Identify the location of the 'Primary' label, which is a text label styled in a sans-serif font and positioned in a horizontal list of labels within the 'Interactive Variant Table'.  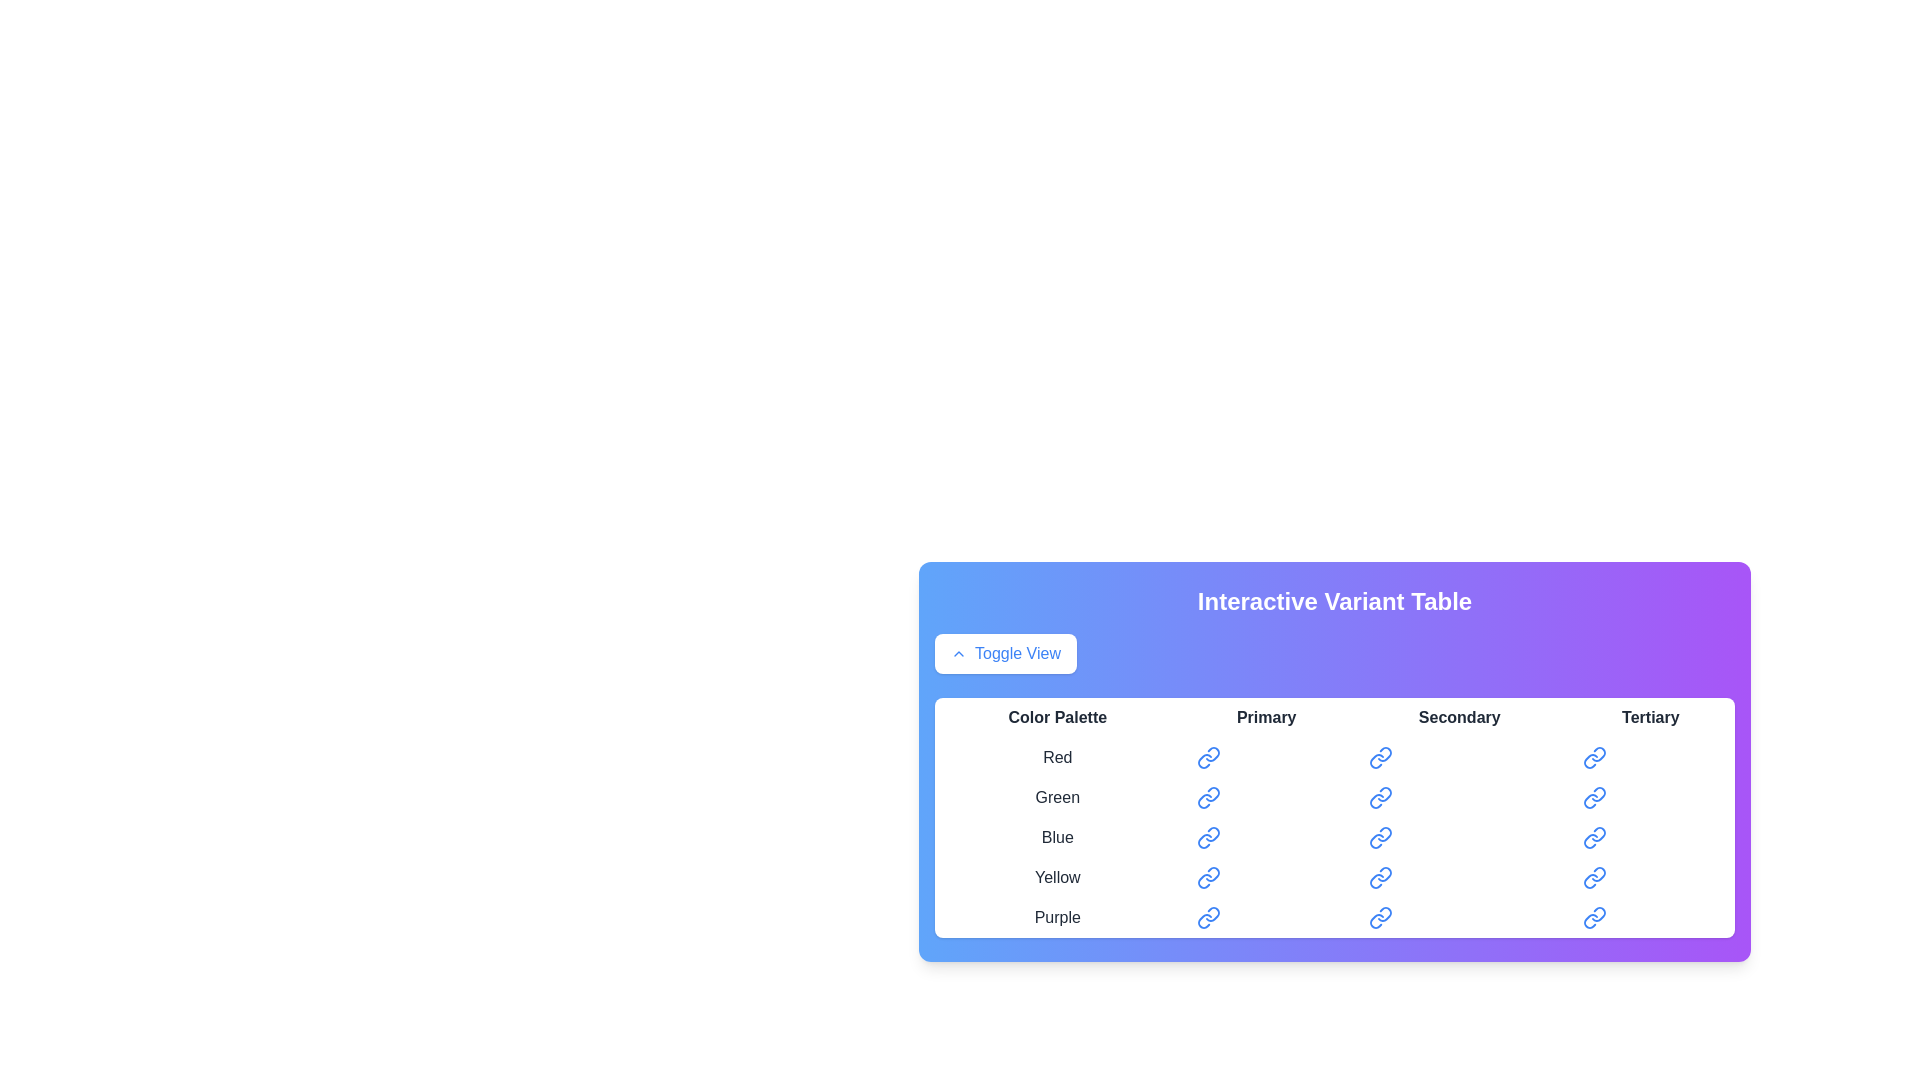
(1265, 716).